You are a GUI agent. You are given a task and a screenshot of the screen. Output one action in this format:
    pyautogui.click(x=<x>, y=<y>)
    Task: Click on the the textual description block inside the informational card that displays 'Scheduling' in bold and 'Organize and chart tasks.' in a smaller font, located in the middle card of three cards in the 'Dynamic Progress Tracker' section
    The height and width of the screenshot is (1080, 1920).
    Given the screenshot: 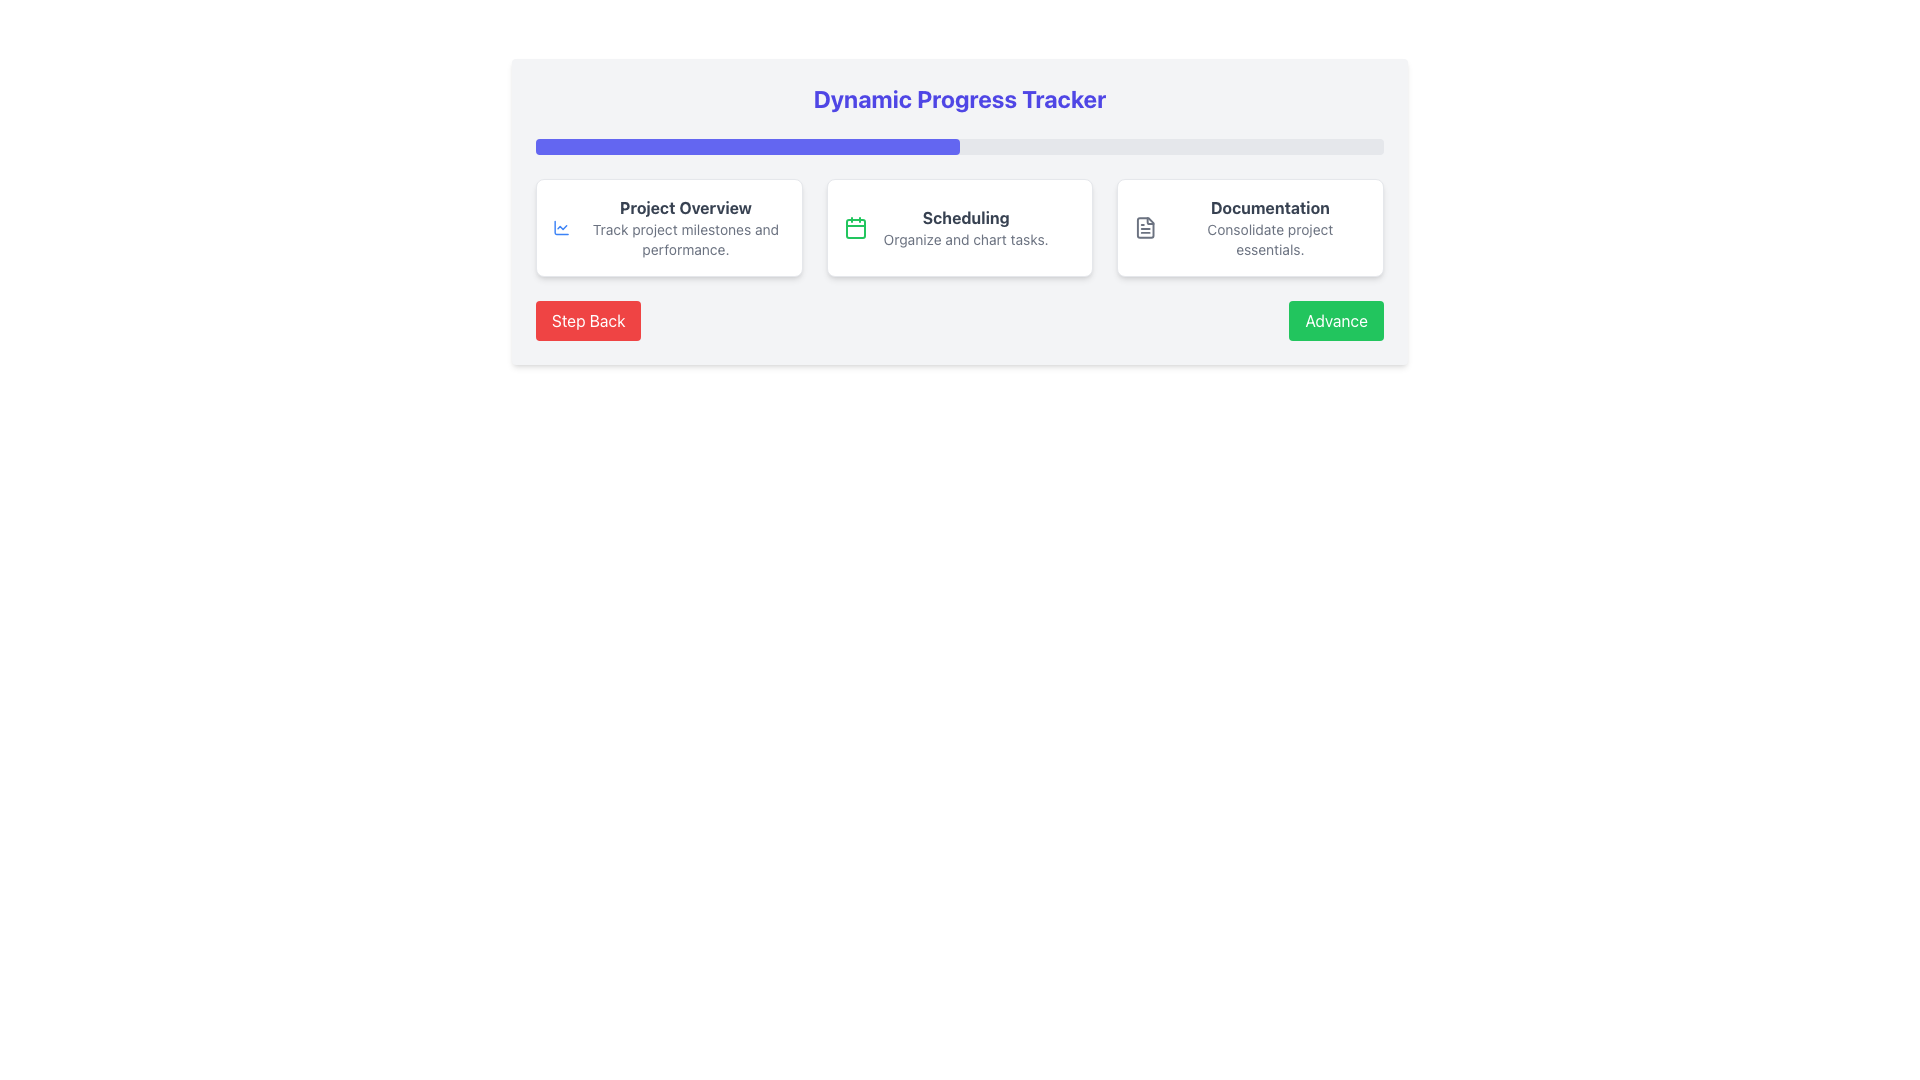 What is the action you would take?
    pyautogui.click(x=966, y=226)
    